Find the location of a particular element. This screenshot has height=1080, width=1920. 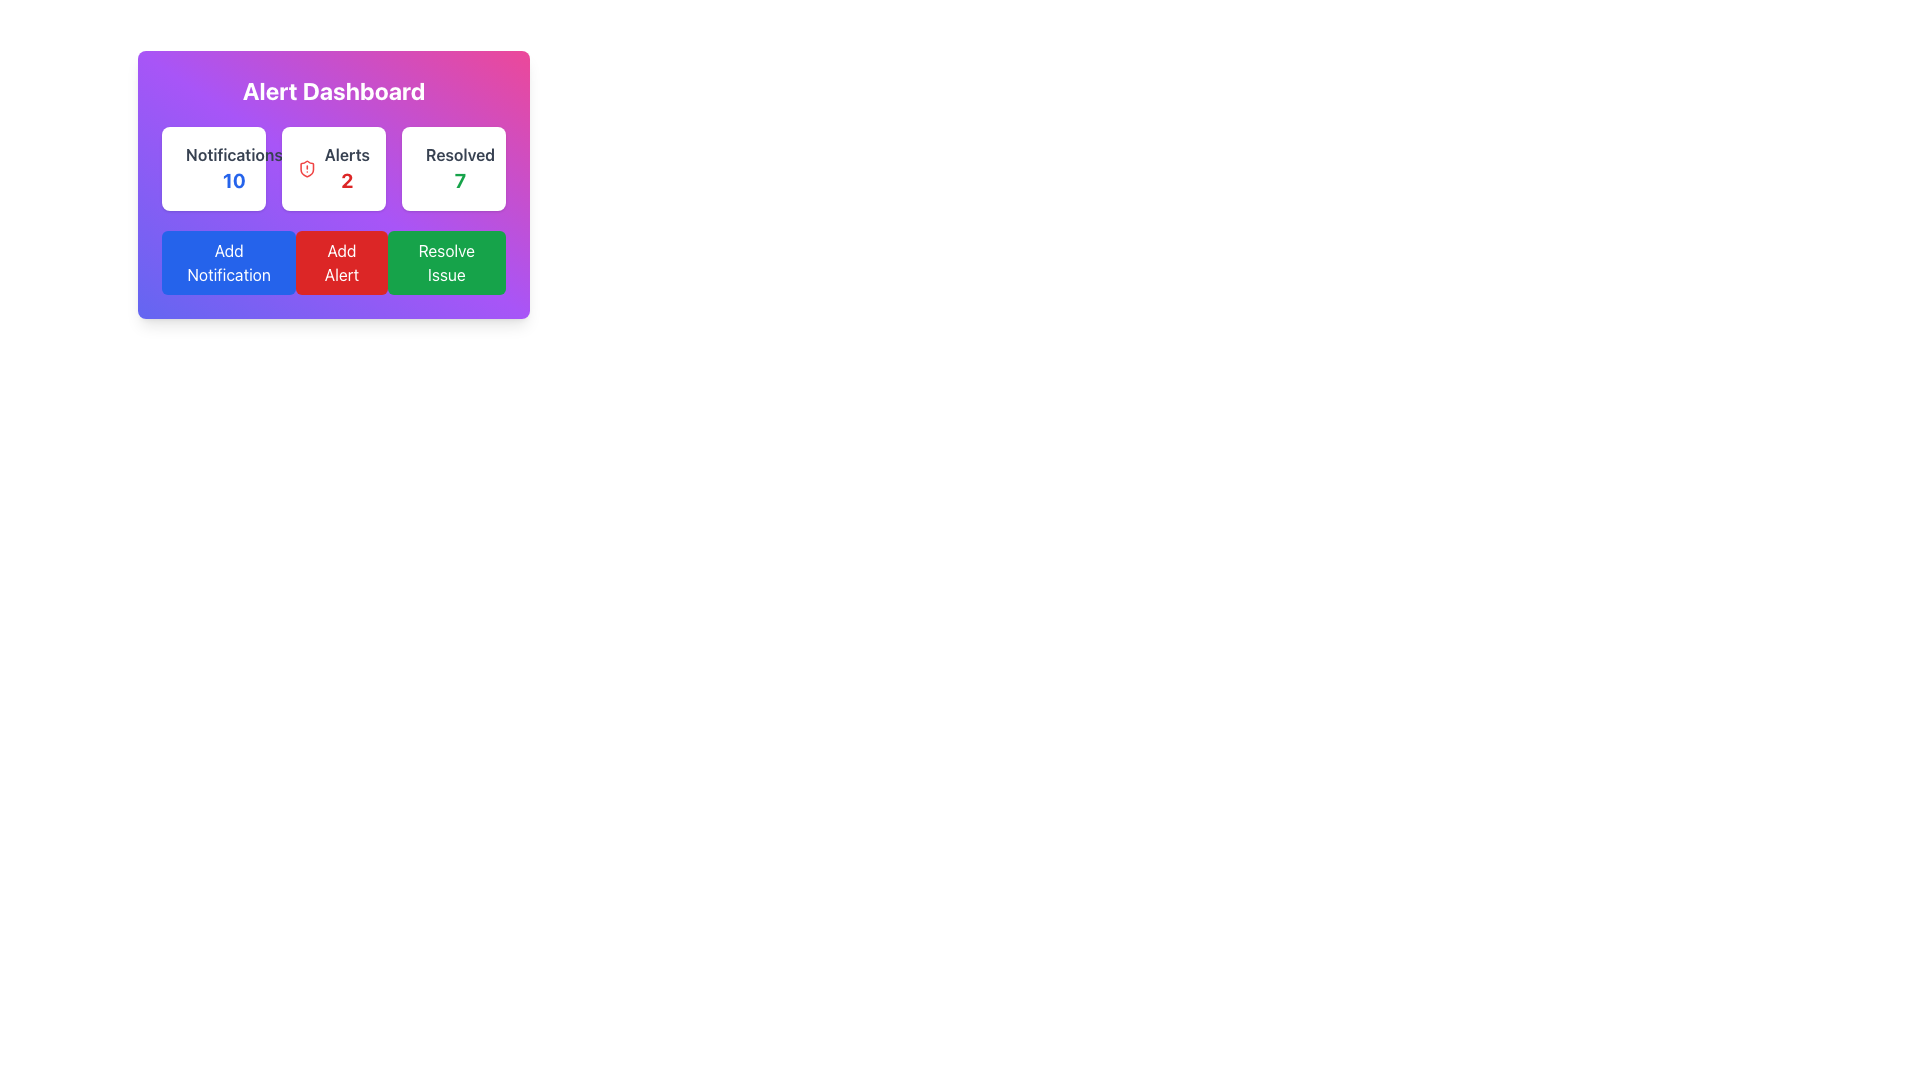

the red shield-shaped icon that signifies alerts, located centrally in the UI with a numerical counter beneath it is located at coordinates (306, 168).